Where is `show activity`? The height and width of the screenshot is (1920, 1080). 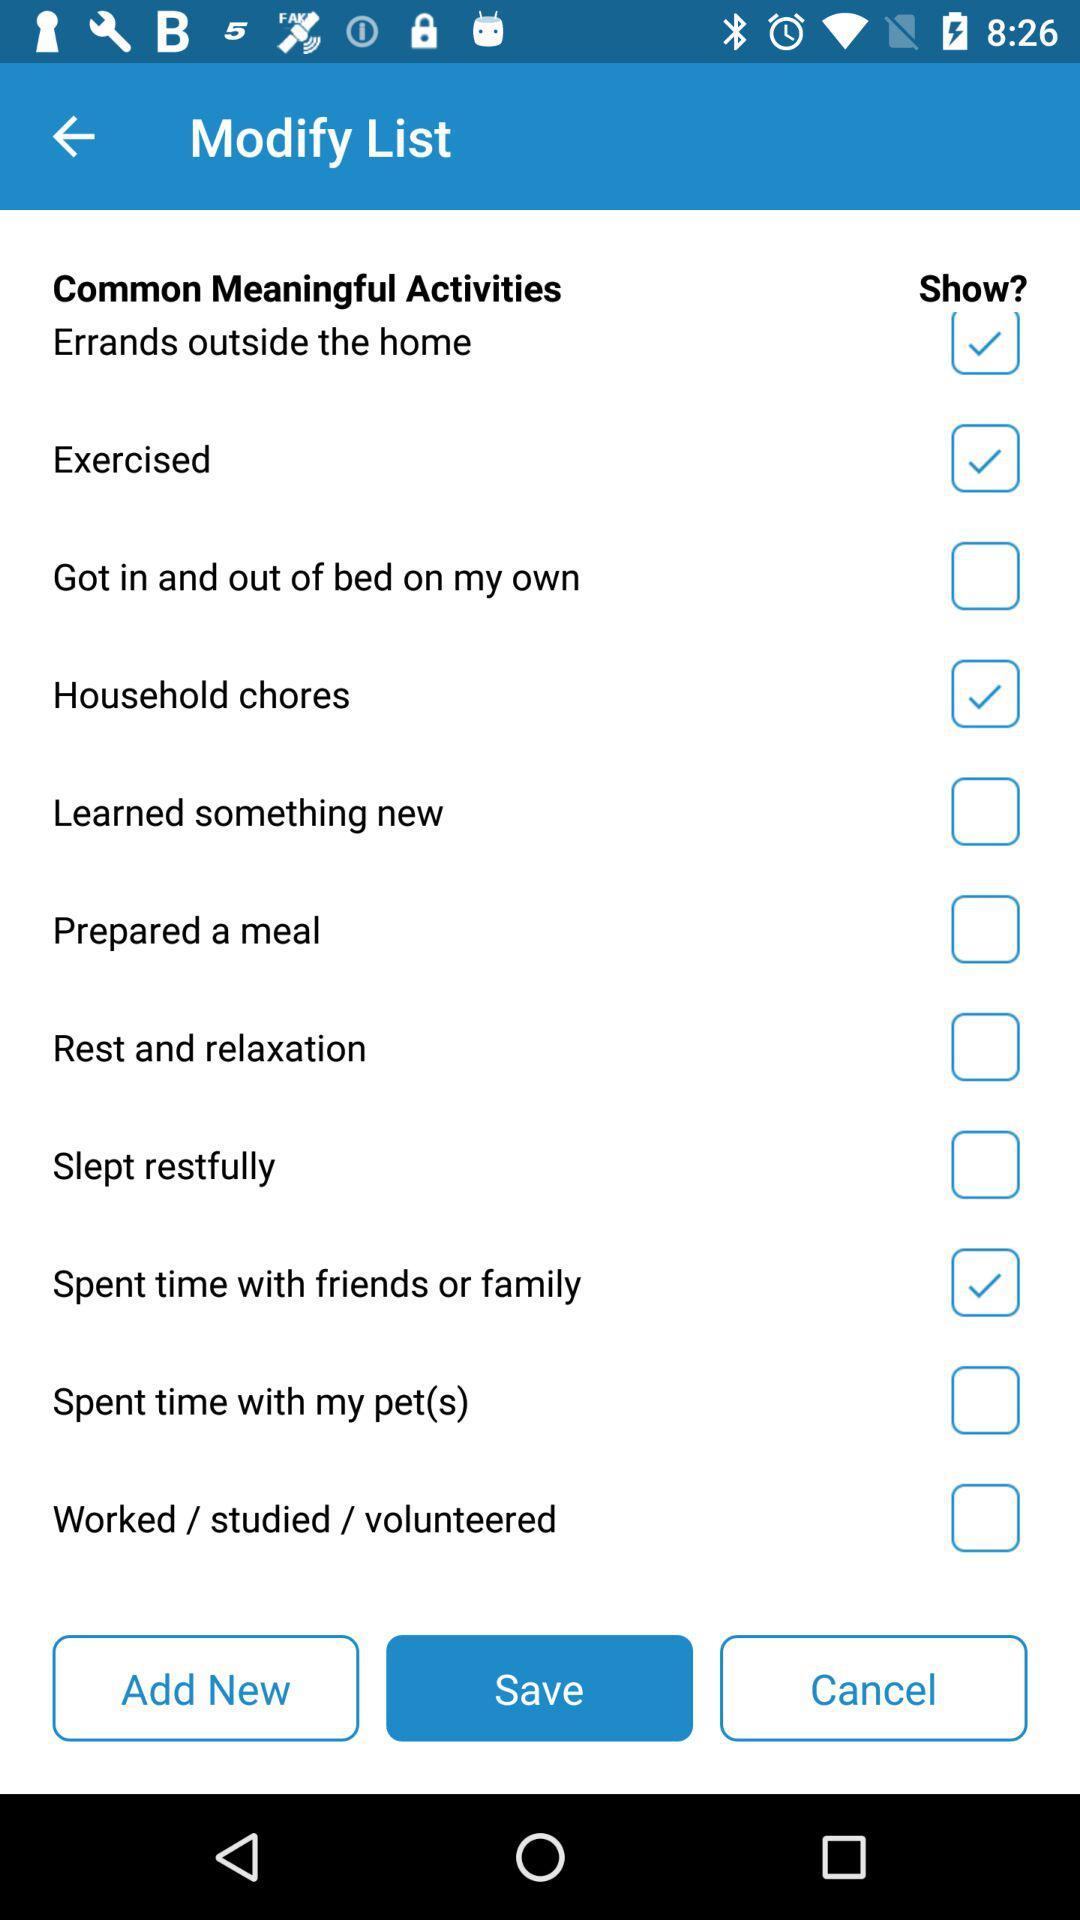
show activity is located at coordinates (984, 1045).